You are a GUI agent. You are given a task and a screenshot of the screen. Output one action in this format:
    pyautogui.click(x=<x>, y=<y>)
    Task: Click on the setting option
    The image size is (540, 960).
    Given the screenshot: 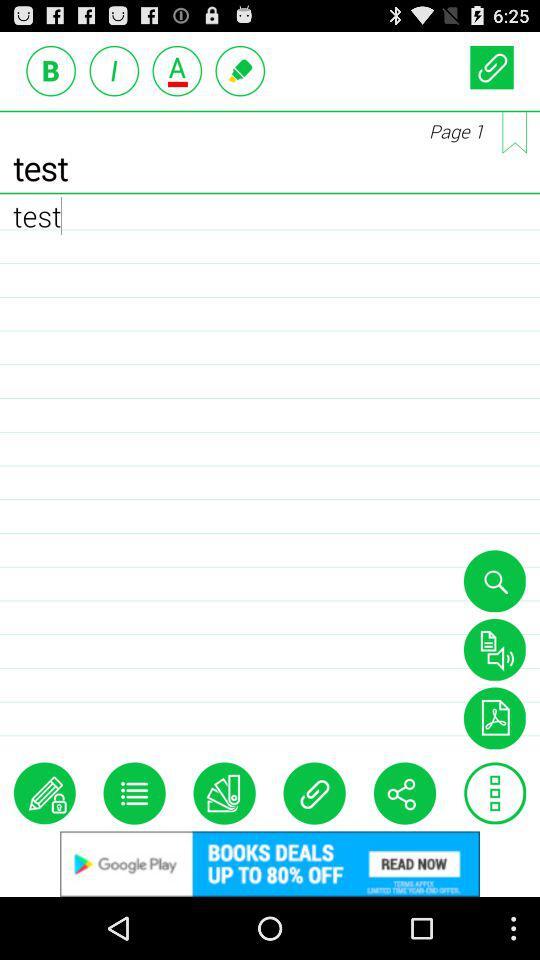 What is the action you would take?
    pyautogui.click(x=494, y=793)
    